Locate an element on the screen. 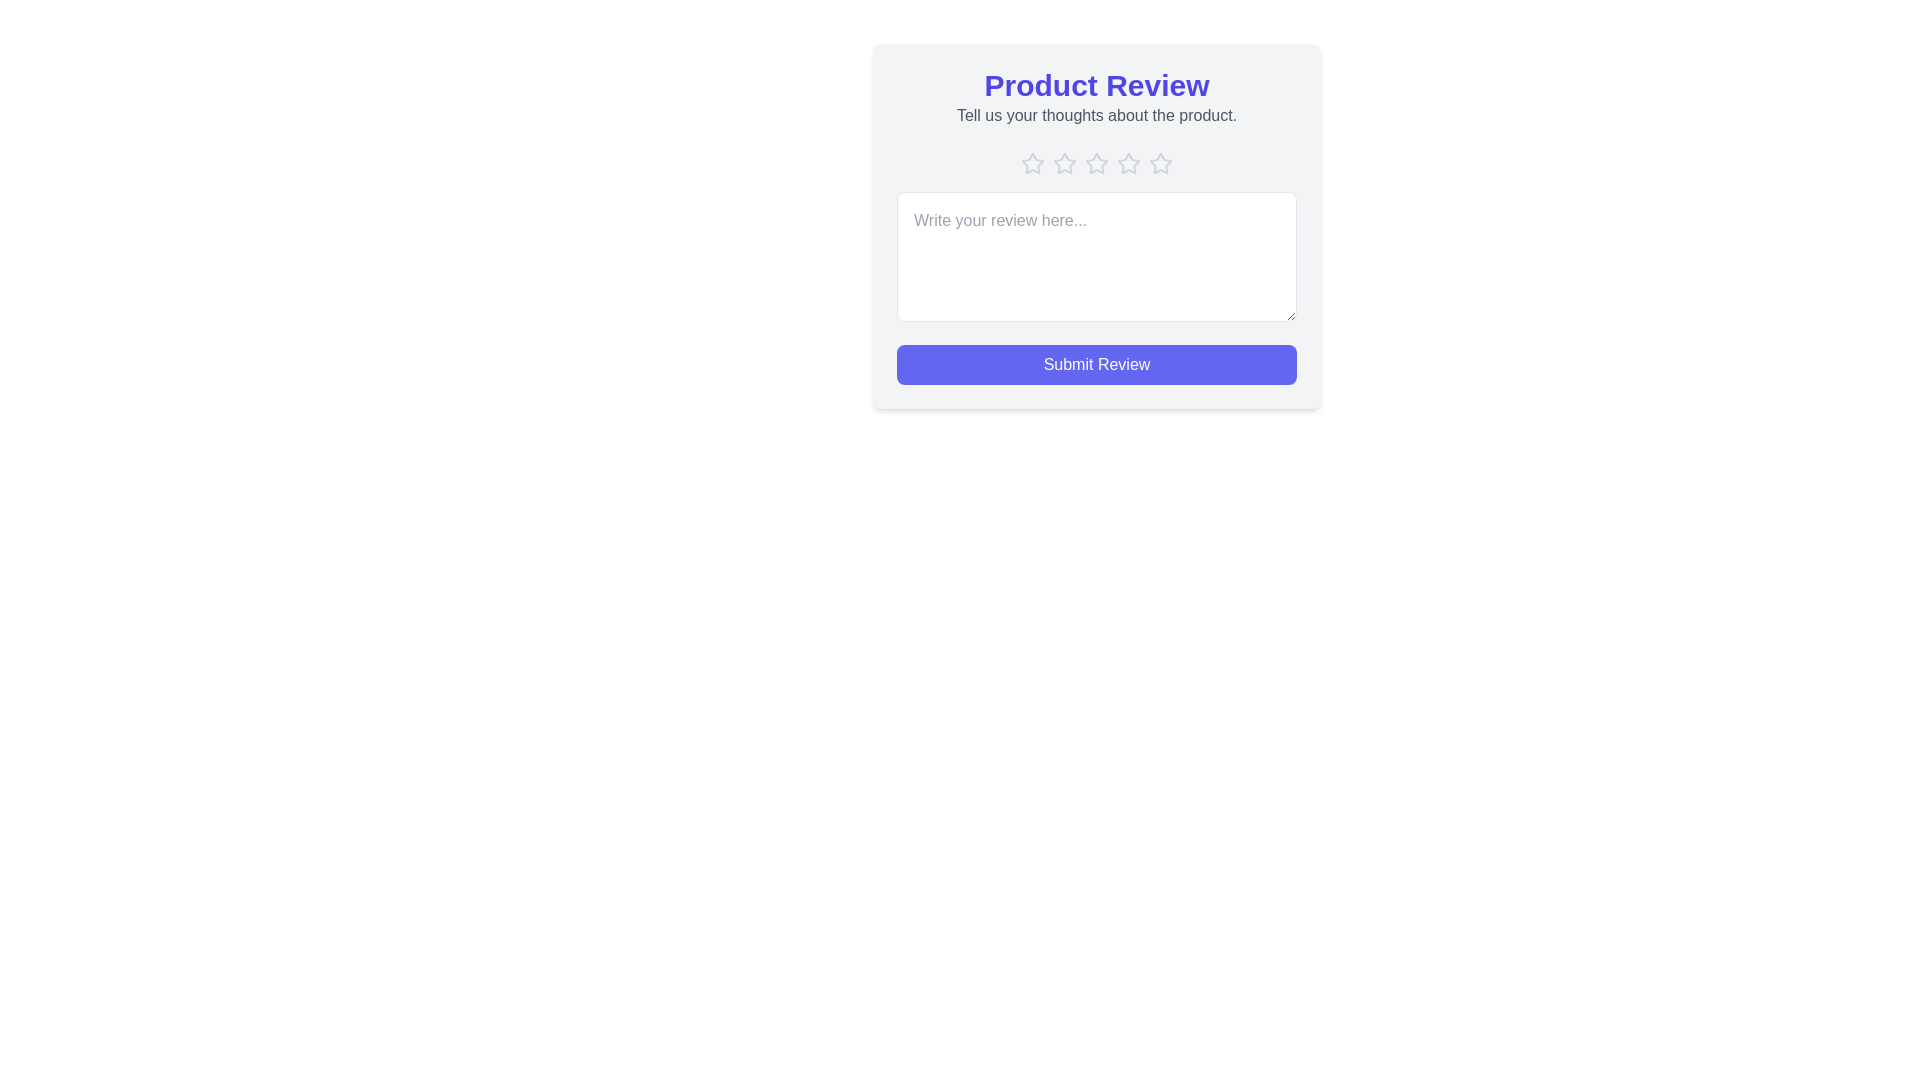 This screenshot has height=1080, width=1920. the 'Product Review' text label which is bold and blue indigo, located at the top of the content card is located at coordinates (1096, 84).